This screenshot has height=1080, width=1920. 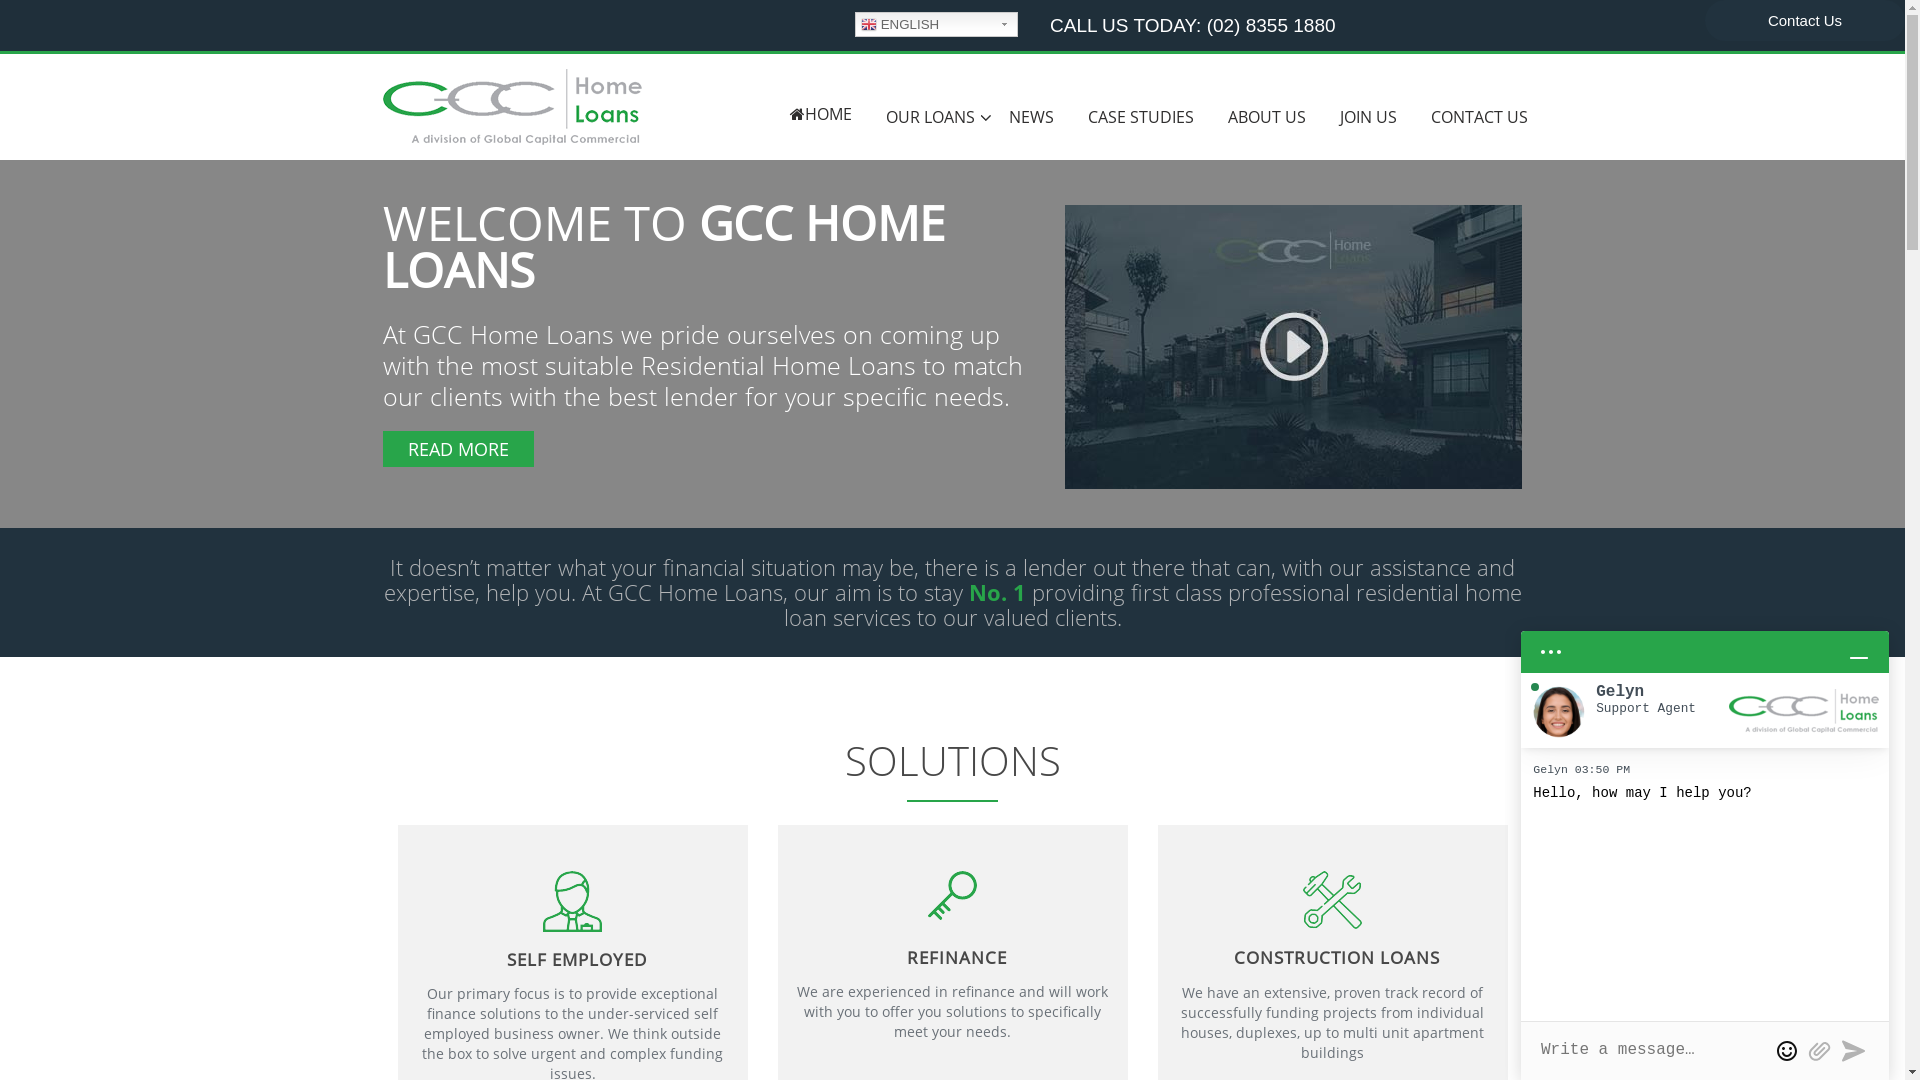 I want to click on 'READ MORE', so click(x=456, y=447).